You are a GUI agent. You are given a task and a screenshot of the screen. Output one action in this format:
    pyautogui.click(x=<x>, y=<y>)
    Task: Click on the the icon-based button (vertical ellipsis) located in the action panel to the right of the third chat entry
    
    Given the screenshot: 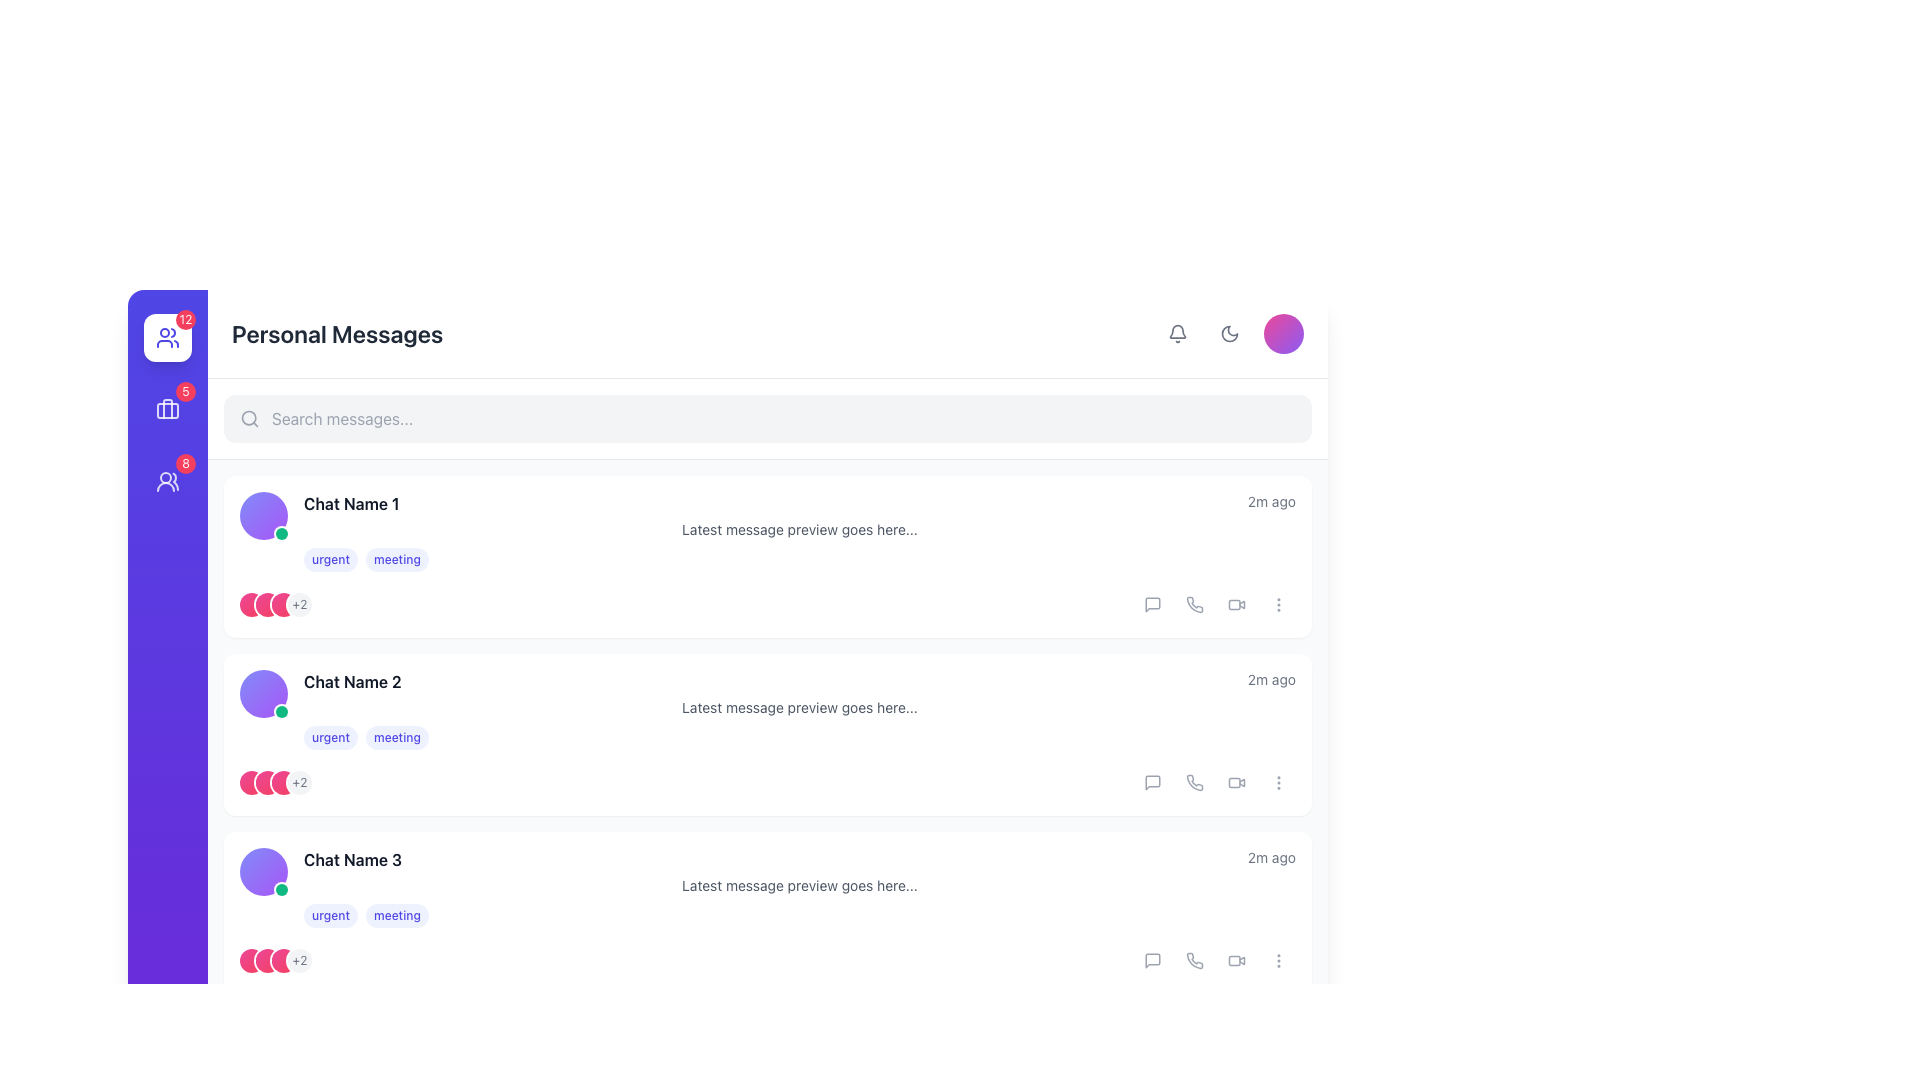 What is the action you would take?
    pyautogui.click(x=1277, y=959)
    